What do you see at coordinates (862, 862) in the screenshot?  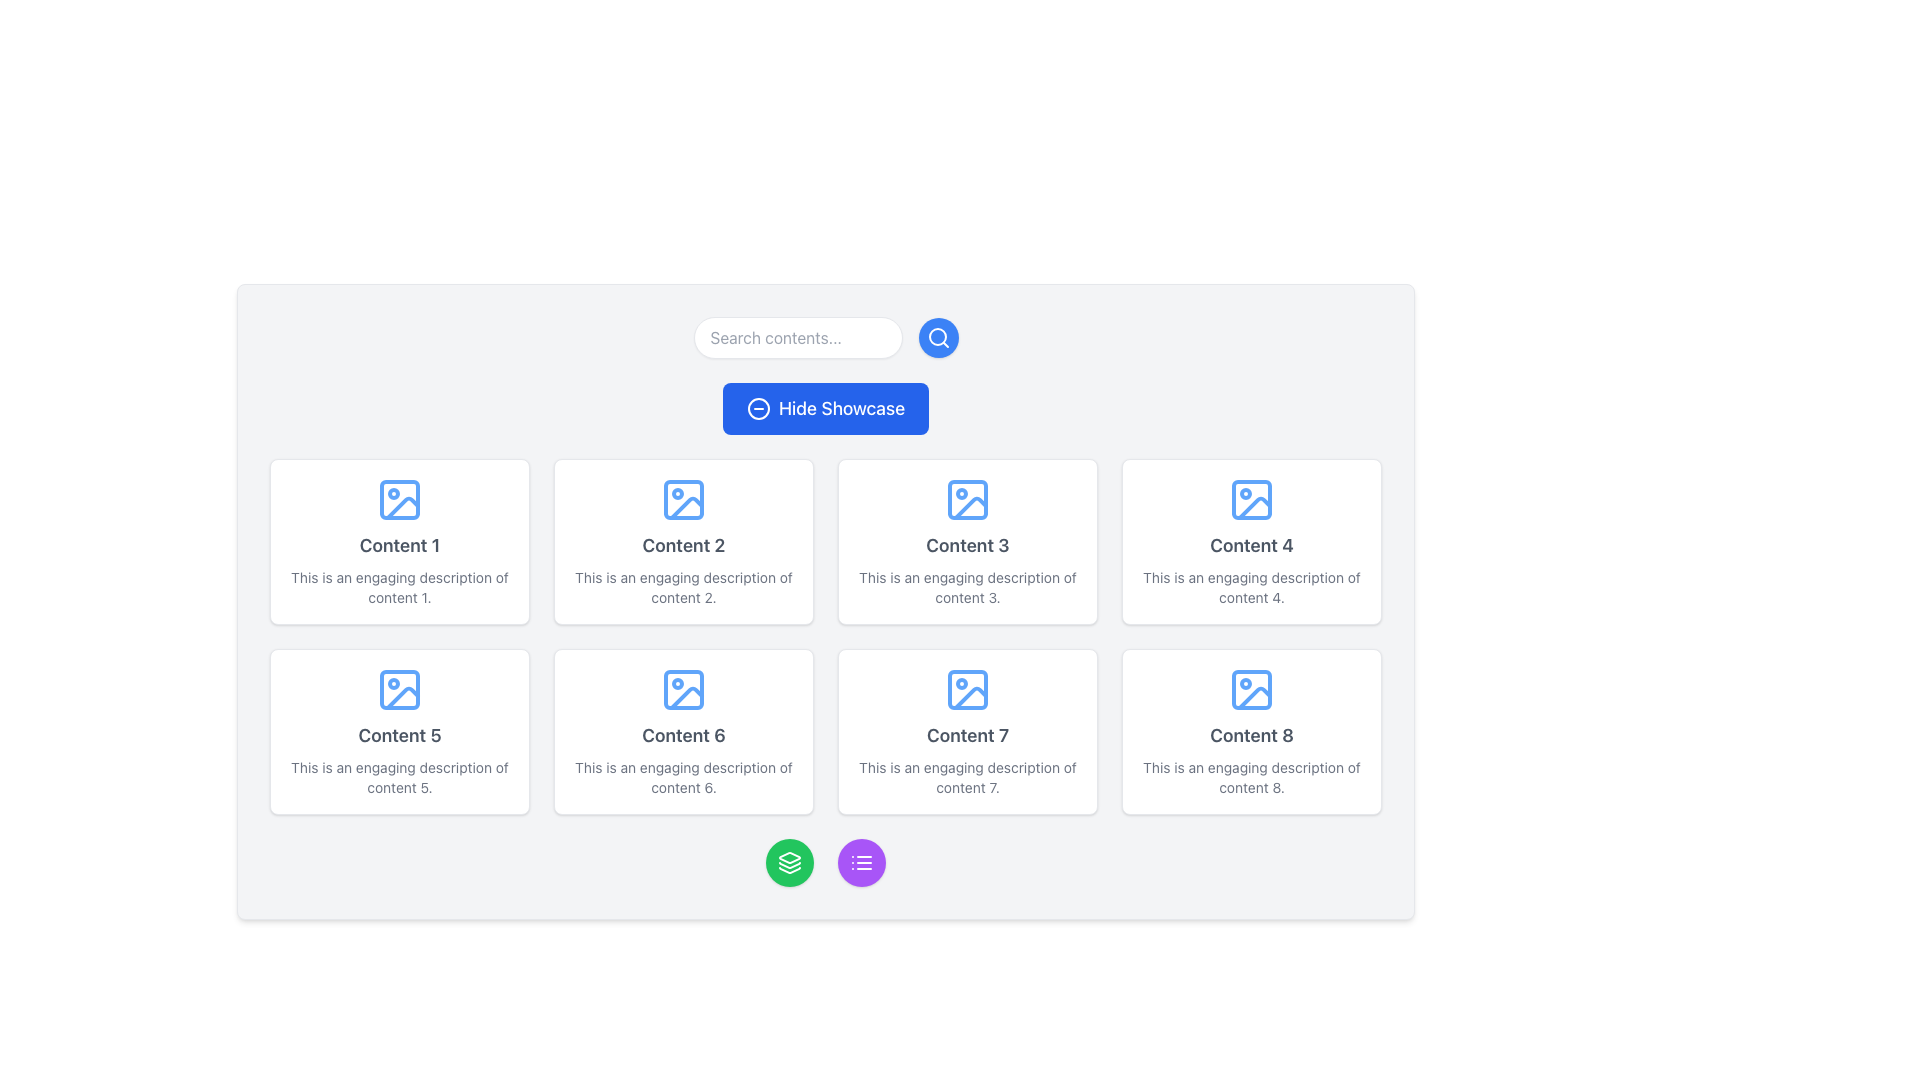 I see `the purple circular icon button located at the bottom right of the layout` at bounding box center [862, 862].